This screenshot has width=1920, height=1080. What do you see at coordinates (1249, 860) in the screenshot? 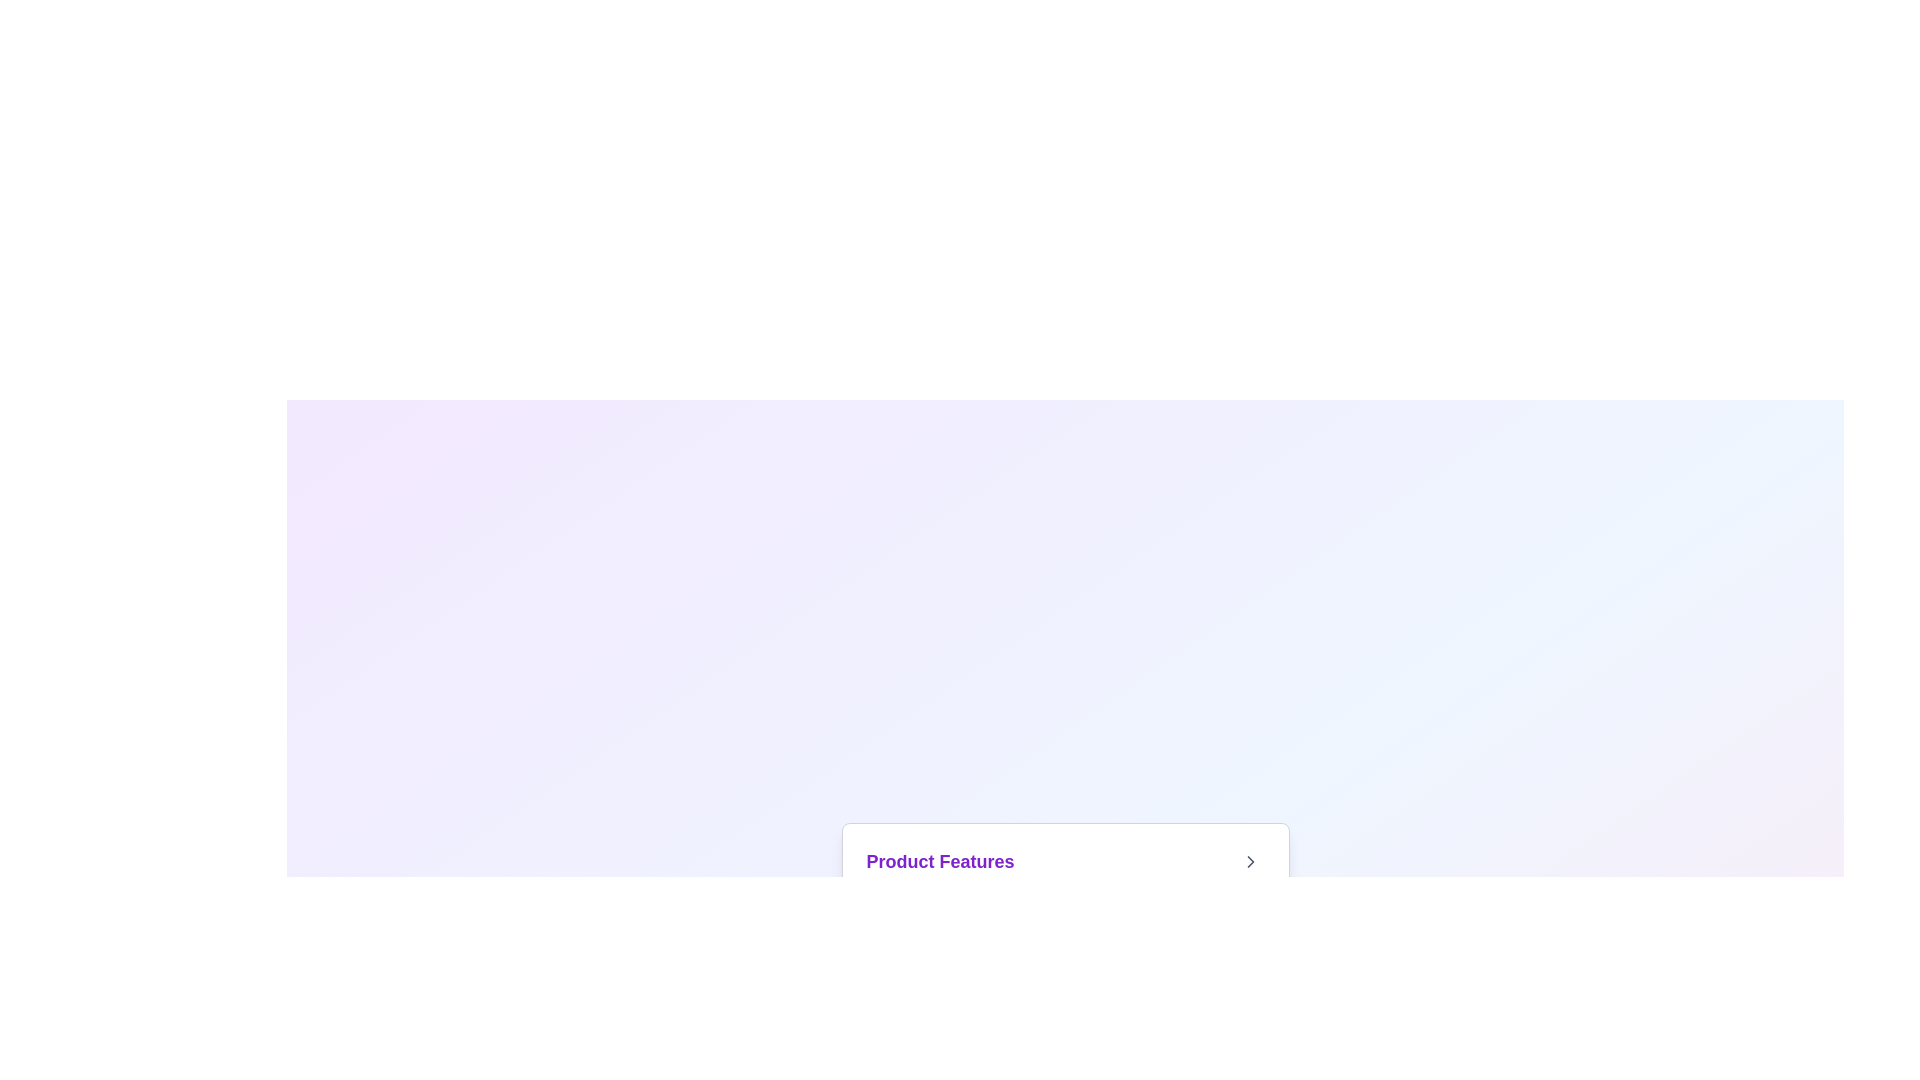
I see `the rightward action indicator icon located within the SVG group, positioned to the right of the 'Product Features' text` at bounding box center [1249, 860].